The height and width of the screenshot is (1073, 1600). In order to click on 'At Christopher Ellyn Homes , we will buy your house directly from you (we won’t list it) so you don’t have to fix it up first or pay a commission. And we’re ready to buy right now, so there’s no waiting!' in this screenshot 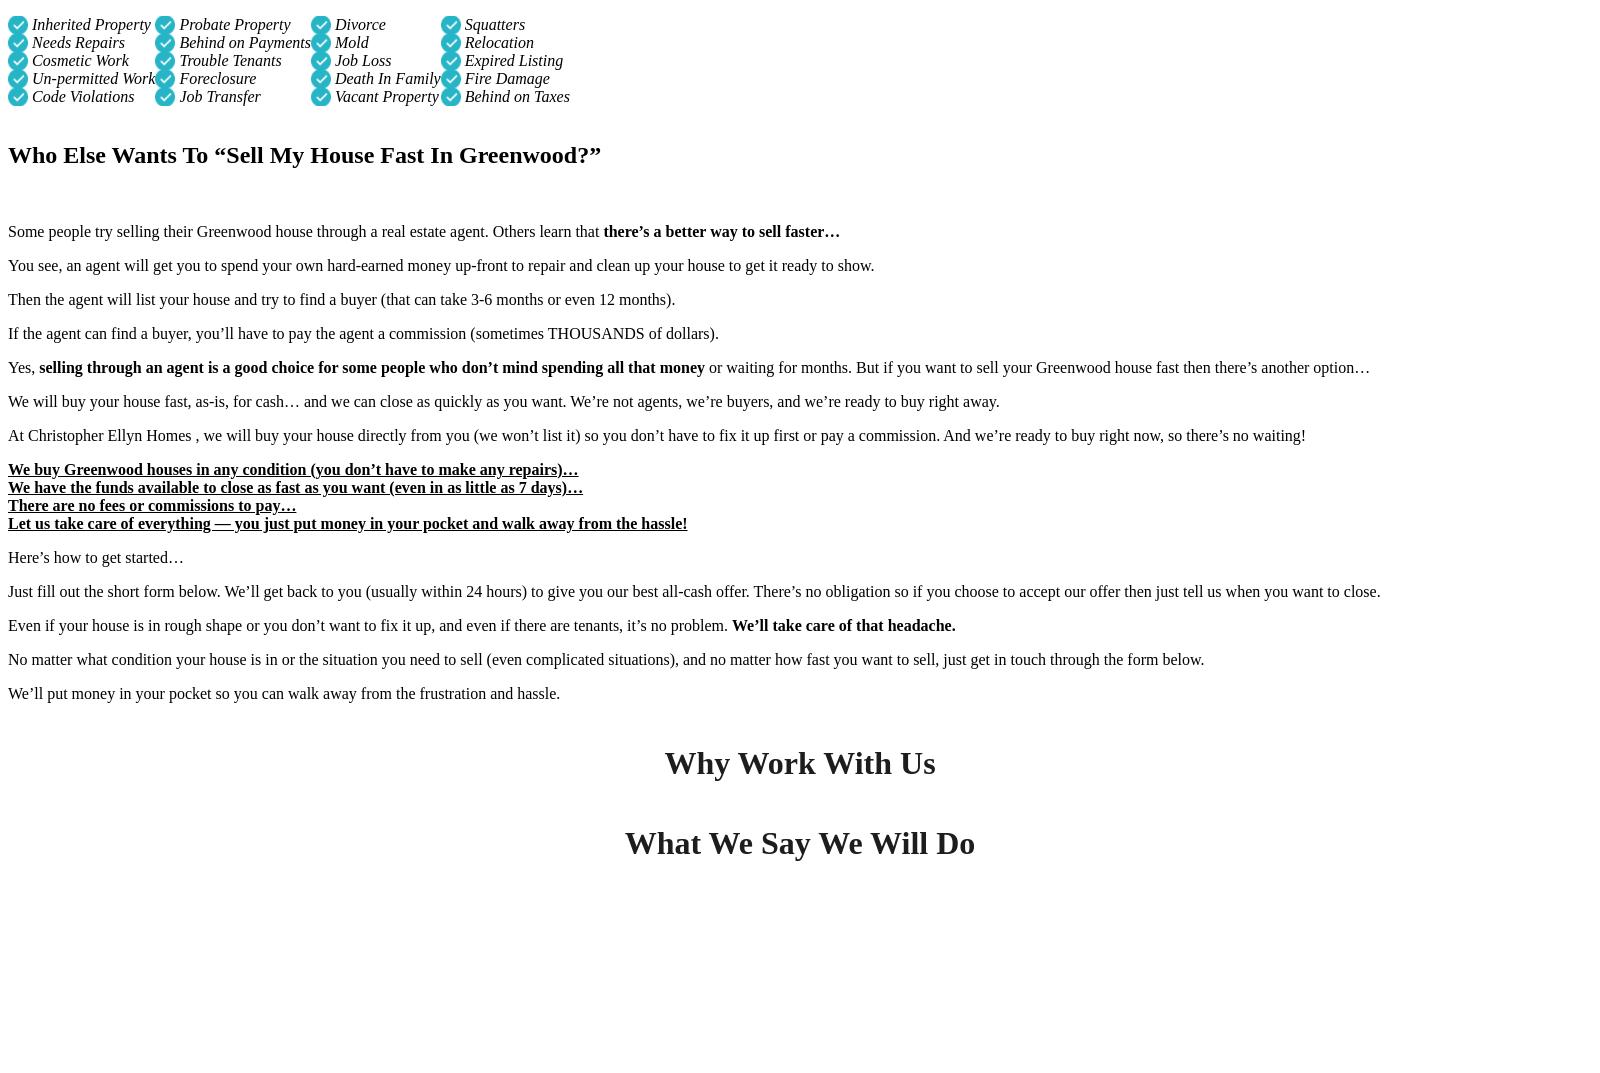, I will do `click(656, 434)`.